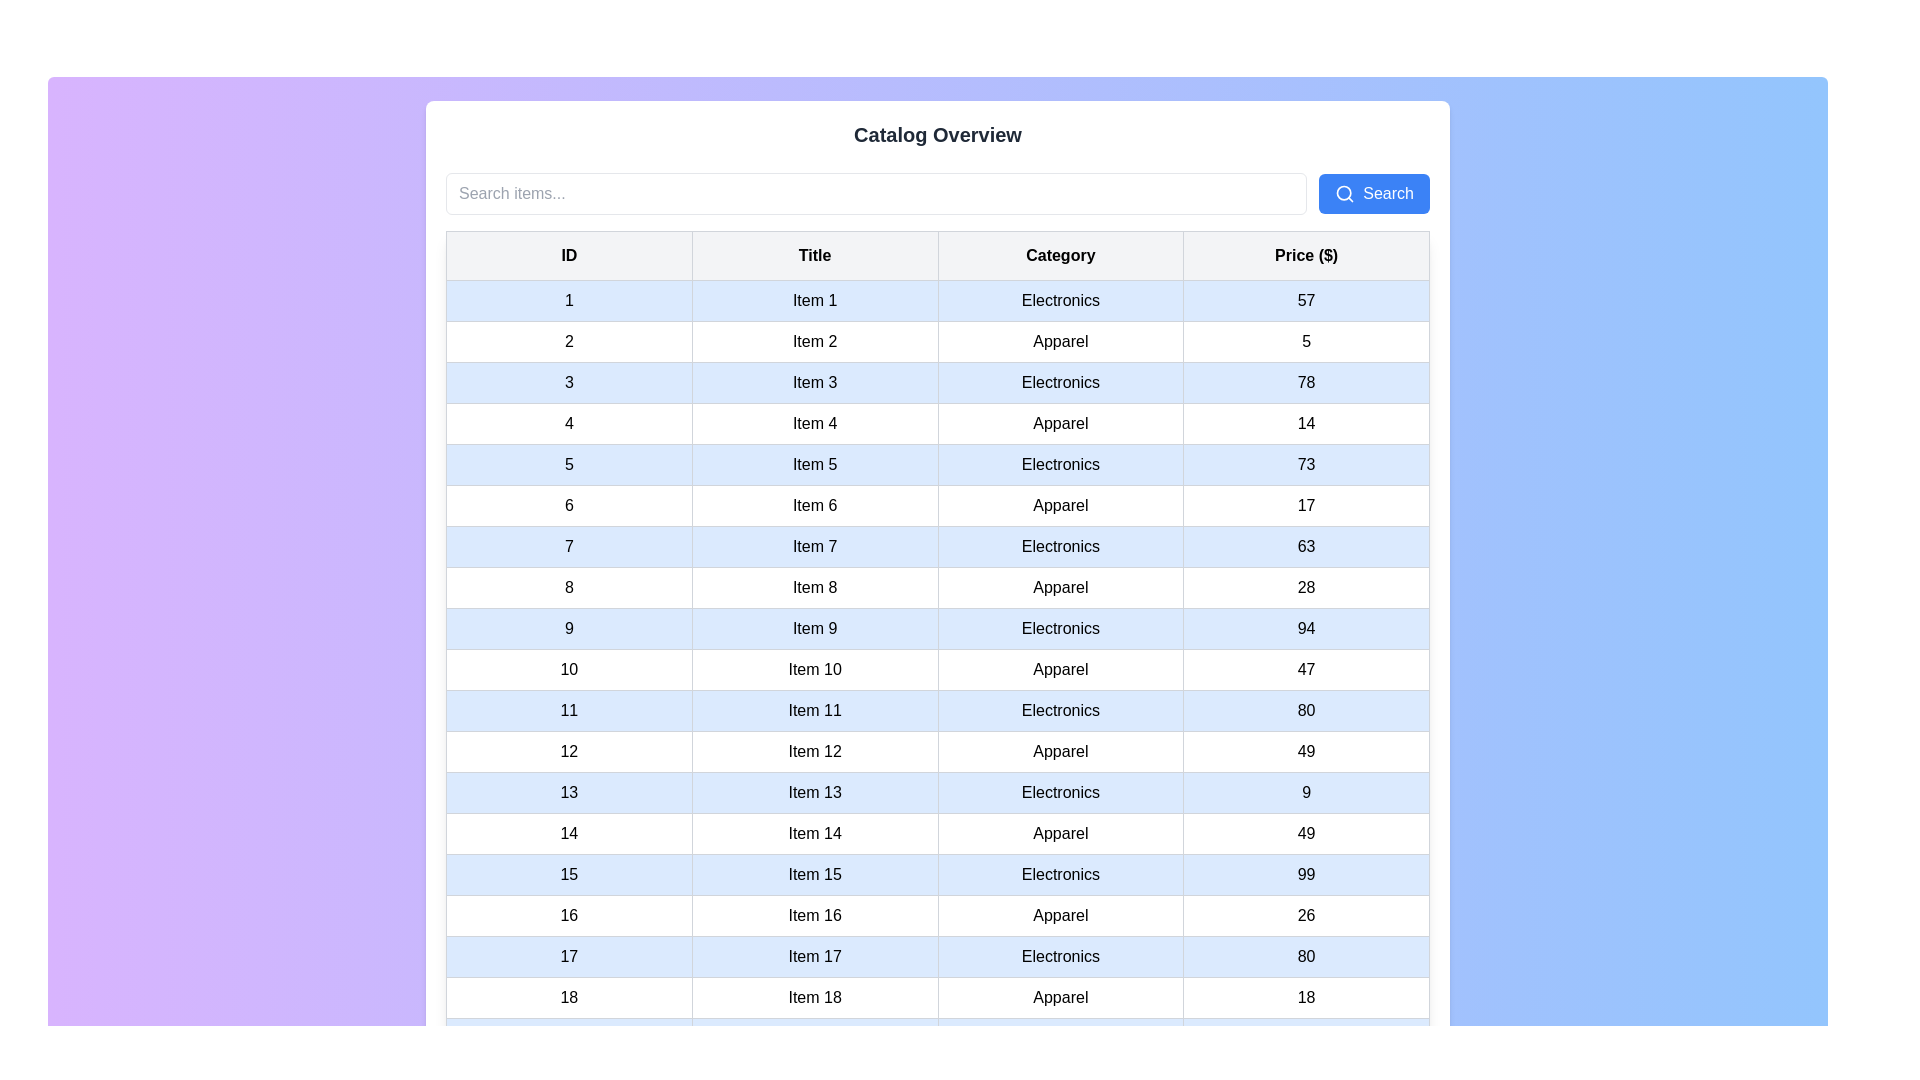 This screenshot has height=1080, width=1920. I want to click on the table row containing details for 'Item 7', so click(936, 547).